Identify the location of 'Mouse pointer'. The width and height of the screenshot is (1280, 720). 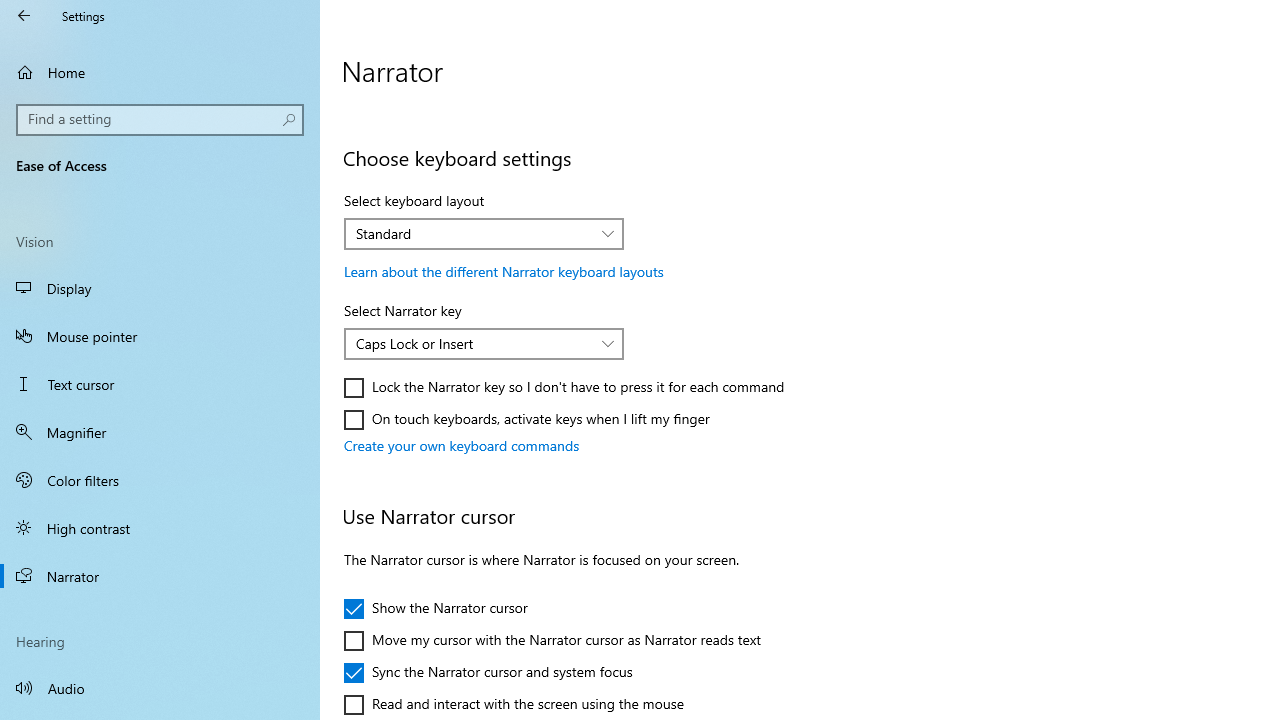
(160, 334).